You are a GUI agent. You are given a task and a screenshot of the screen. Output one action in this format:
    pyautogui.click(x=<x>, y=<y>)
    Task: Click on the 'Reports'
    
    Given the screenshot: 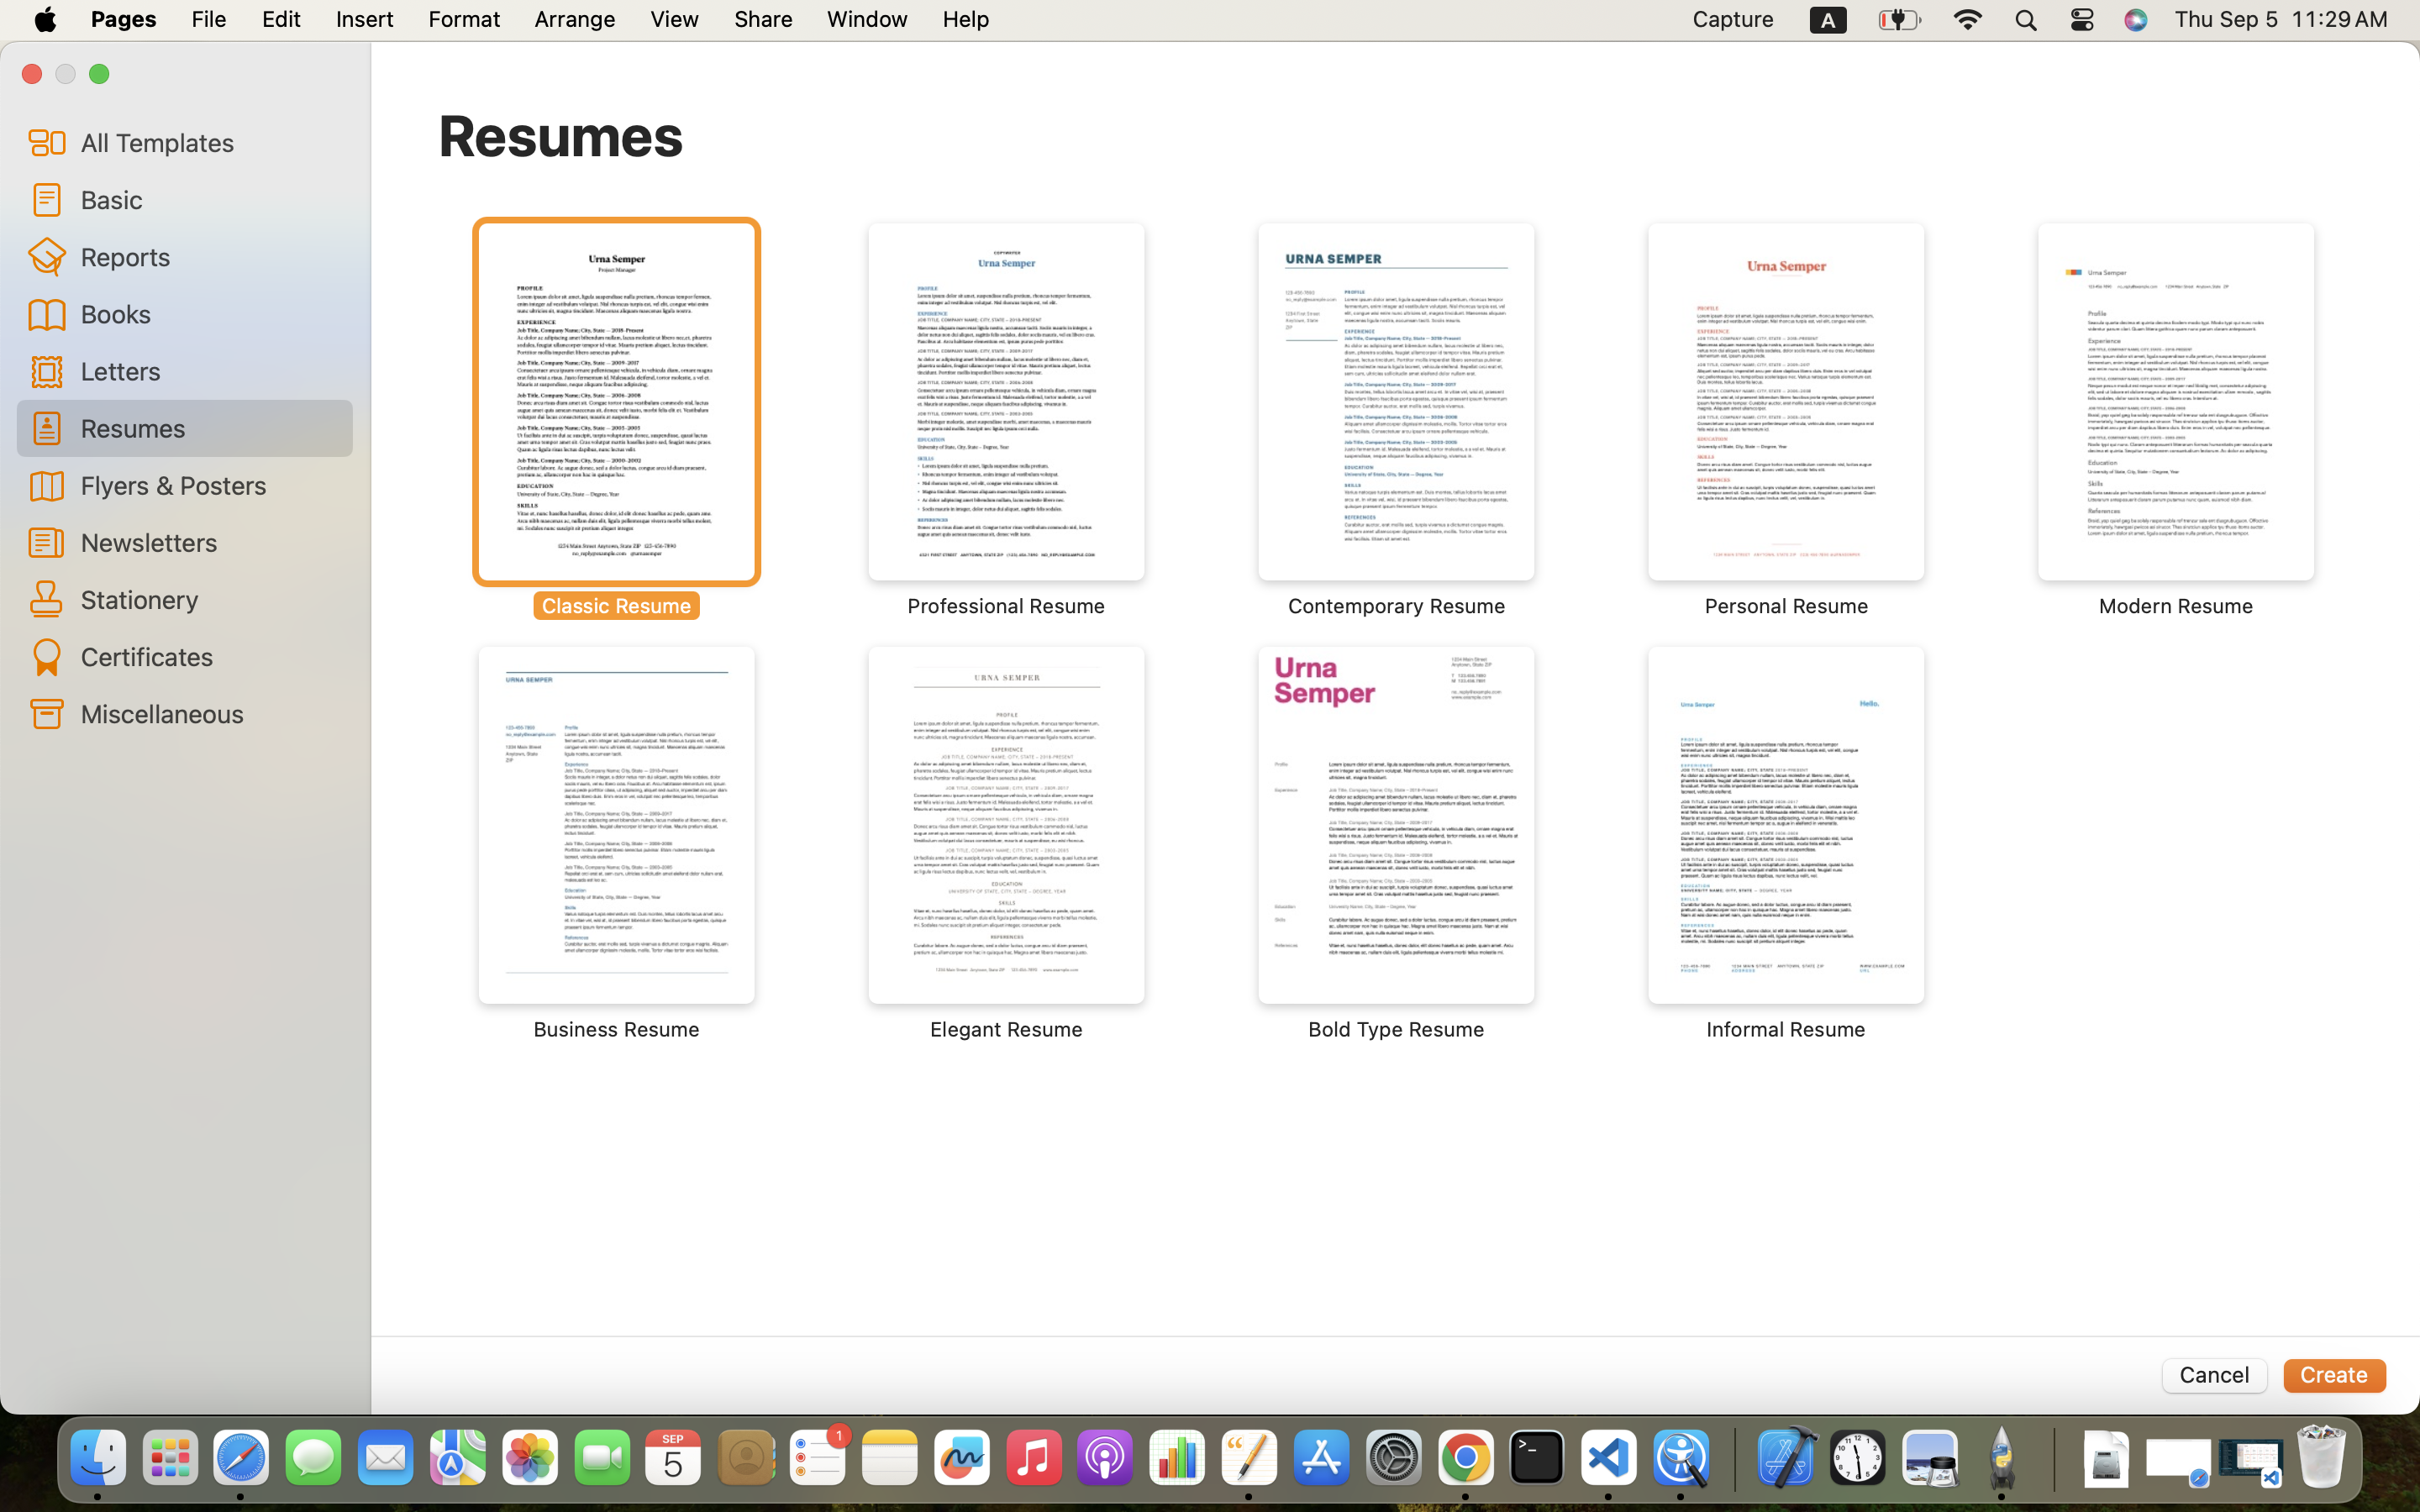 What is the action you would take?
    pyautogui.click(x=208, y=255)
    